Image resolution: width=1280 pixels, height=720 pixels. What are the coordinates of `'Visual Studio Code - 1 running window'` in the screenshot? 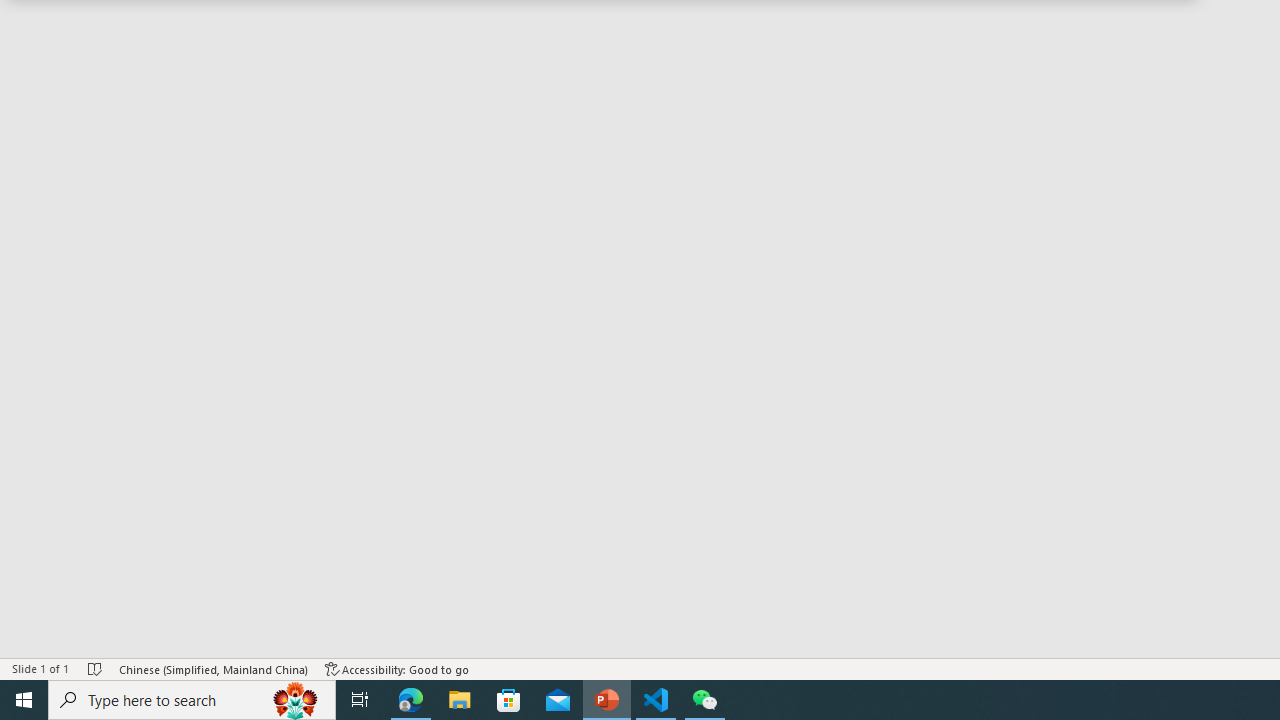 It's located at (656, 698).